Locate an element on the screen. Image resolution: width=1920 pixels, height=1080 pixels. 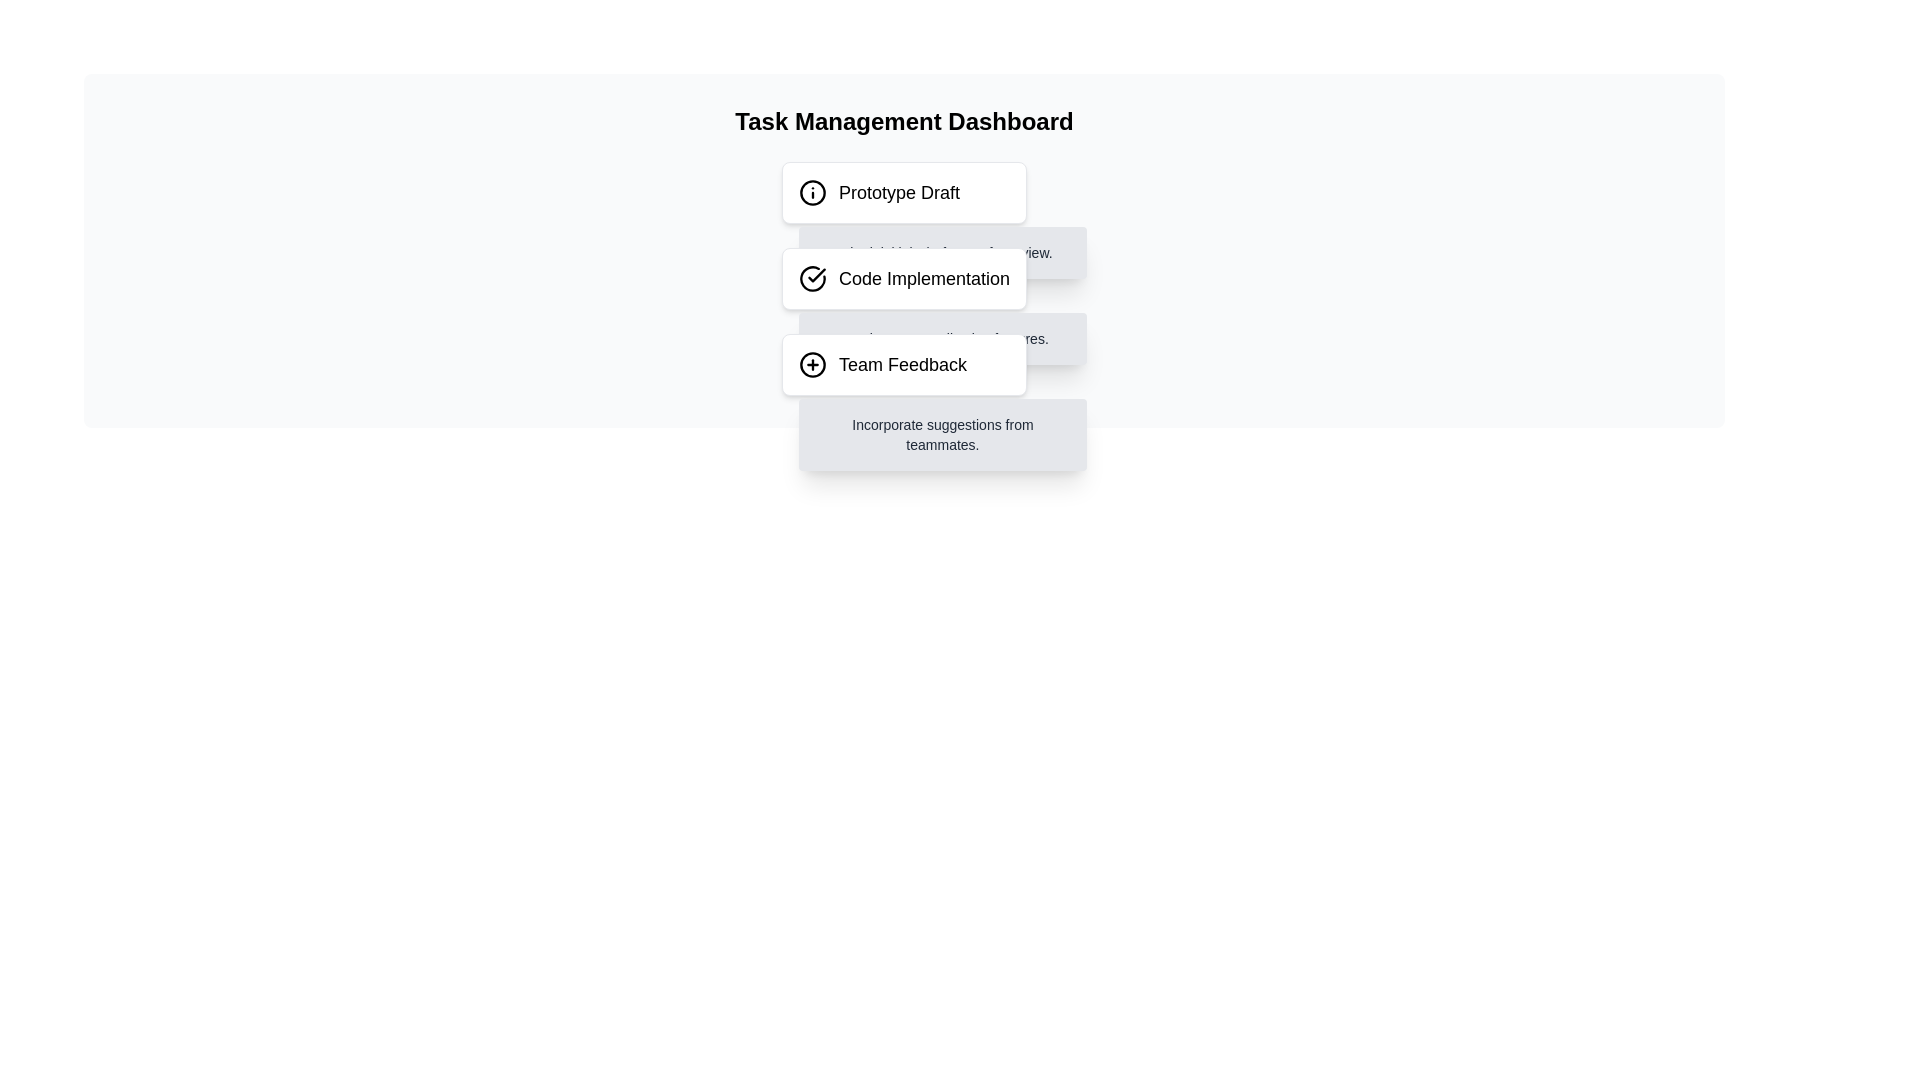
the 'Team Feedback' label, which is a medium-sized, bold text heading located in the third item of a vertical list is located at coordinates (901, 365).